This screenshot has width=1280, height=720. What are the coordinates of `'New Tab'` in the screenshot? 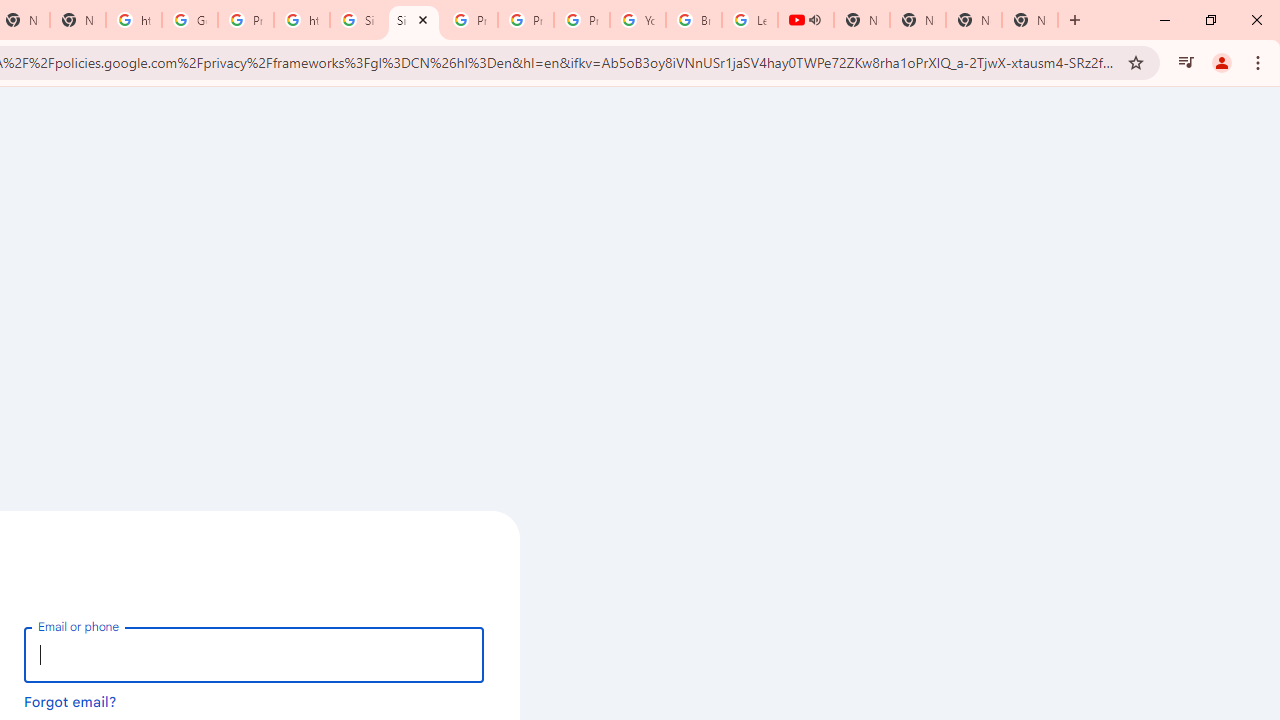 It's located at (1030, 20).